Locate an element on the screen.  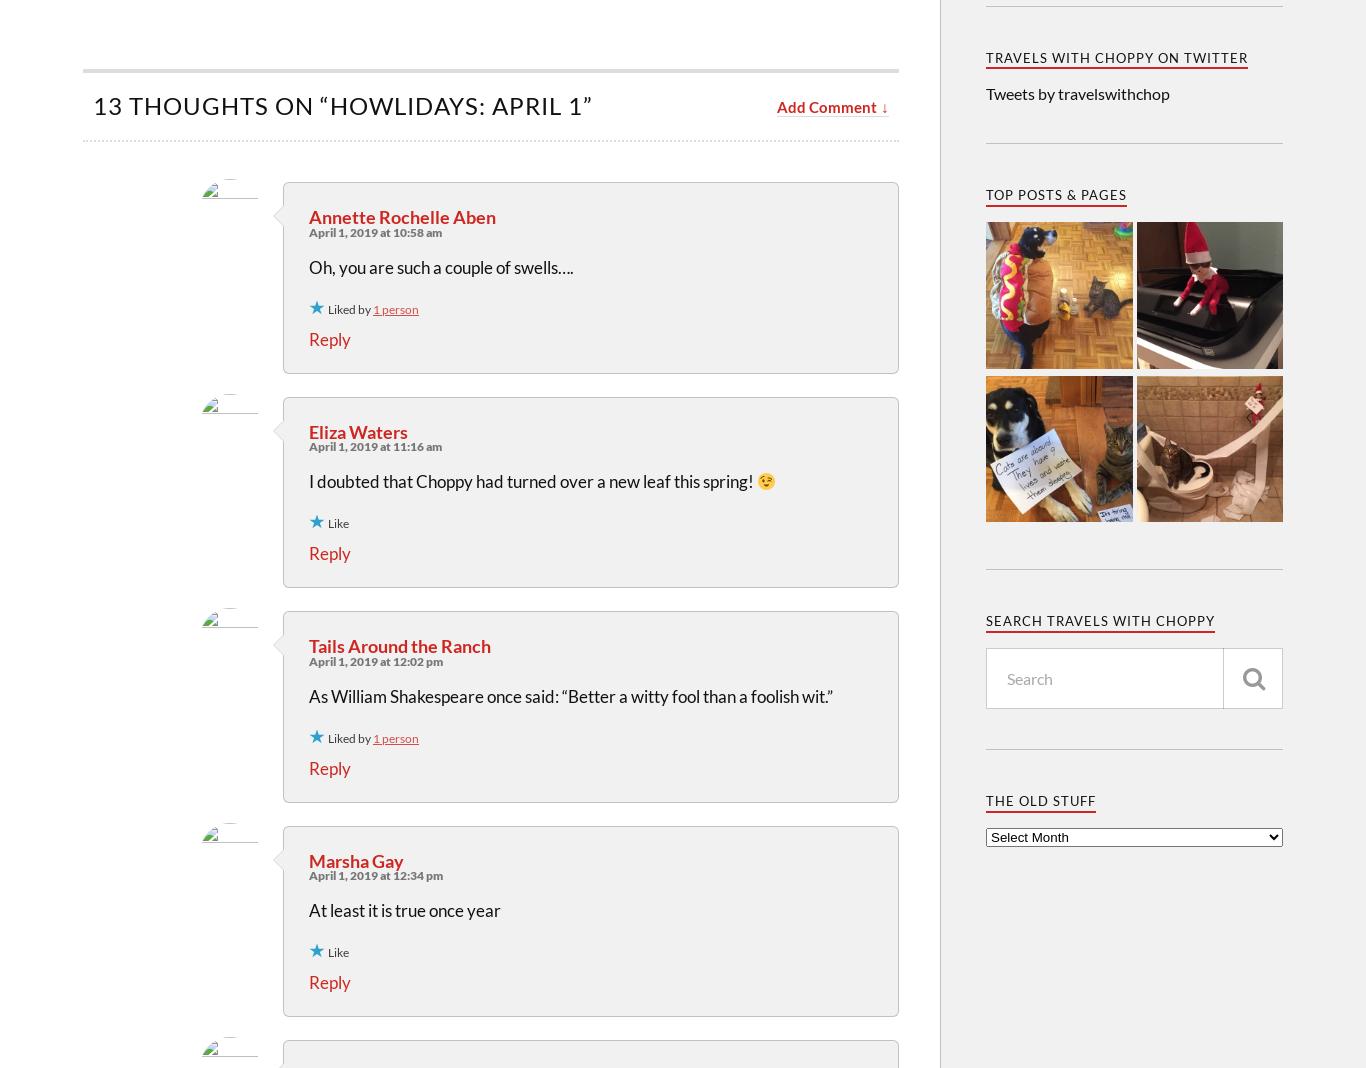
'As William Shakespeare once said: “Better a witty fool than a foolish wit.”' is located at coordinates (569, 695).